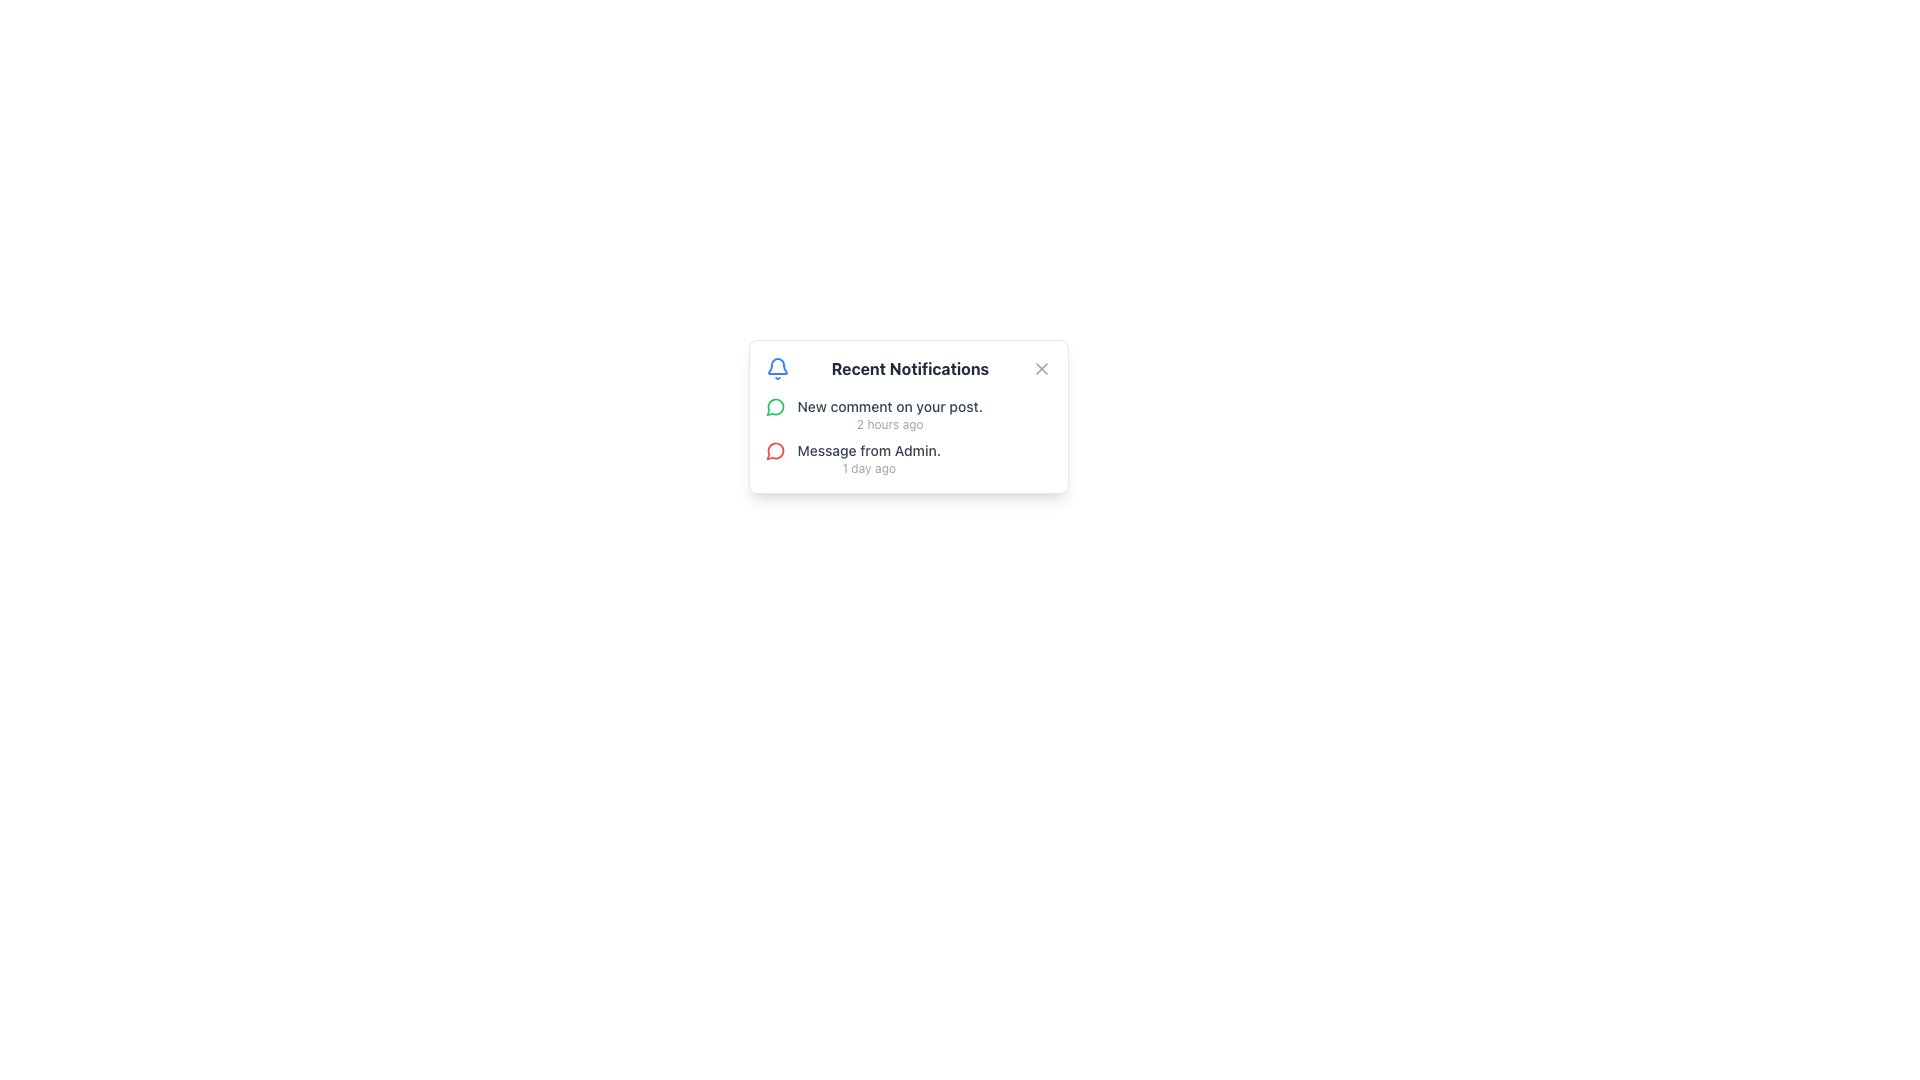 This screenshot has height=1080, width=1920. What do you see at coordinates (869, 469) in the screenshot?
I see `the label that indicates the time elapsed since a notification was created, located below the 'Message from Admin.' headline` at bounding box center [869, 469].